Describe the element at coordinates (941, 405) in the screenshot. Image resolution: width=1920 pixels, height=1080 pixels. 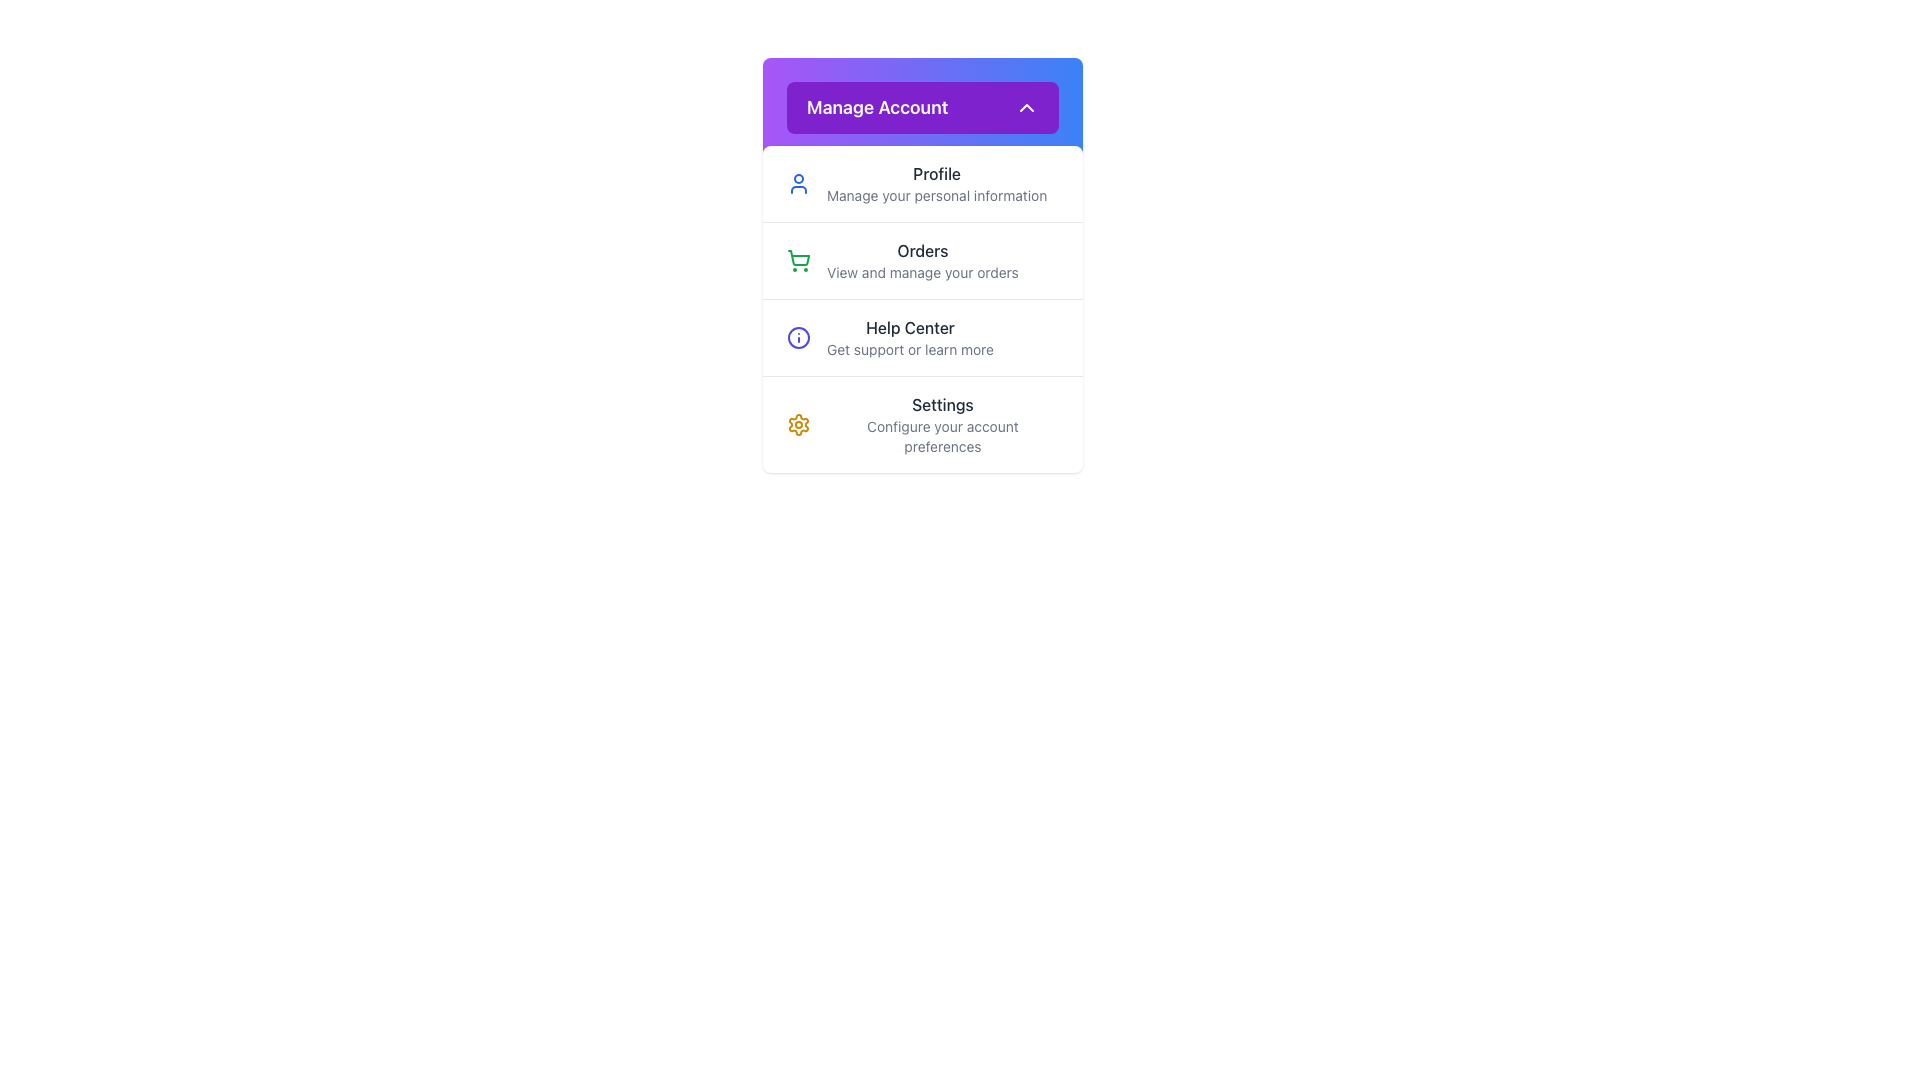
I see `the 'Settings' text label located in the dropdown menu under 'Manage Account.'` at that location.